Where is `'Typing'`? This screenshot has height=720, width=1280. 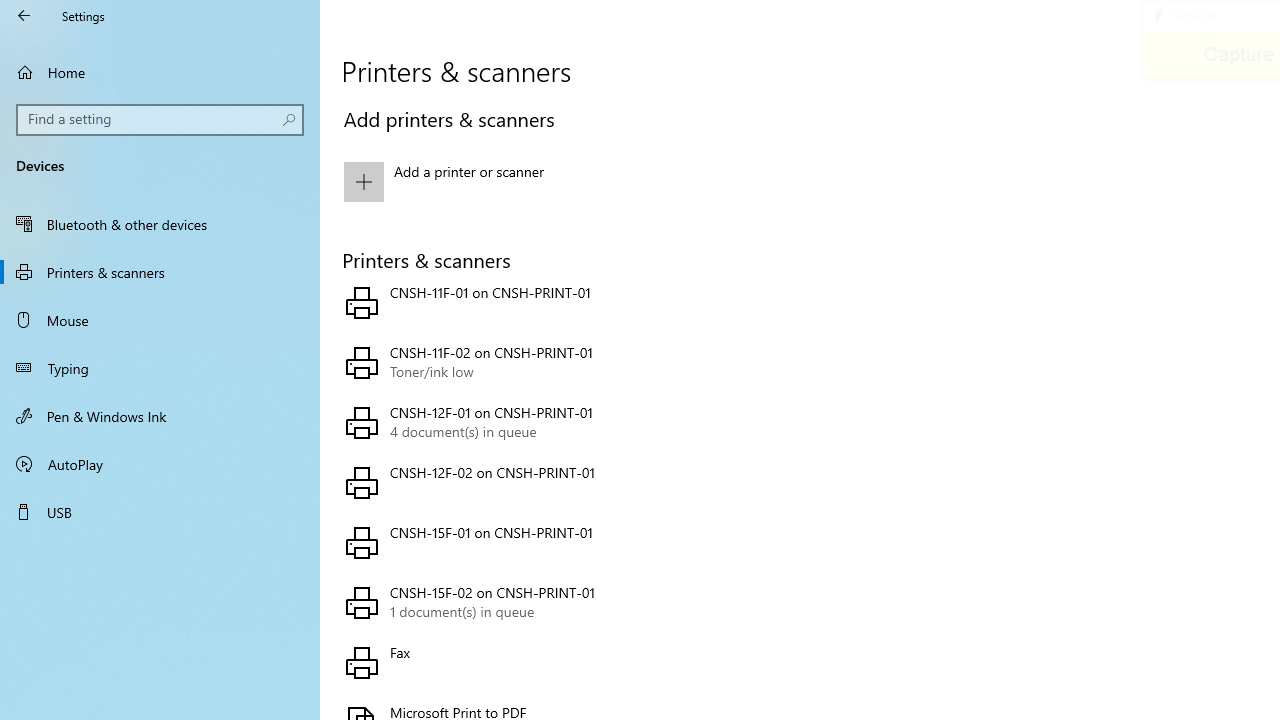 'Typing' is located at coordinates (160, 367).